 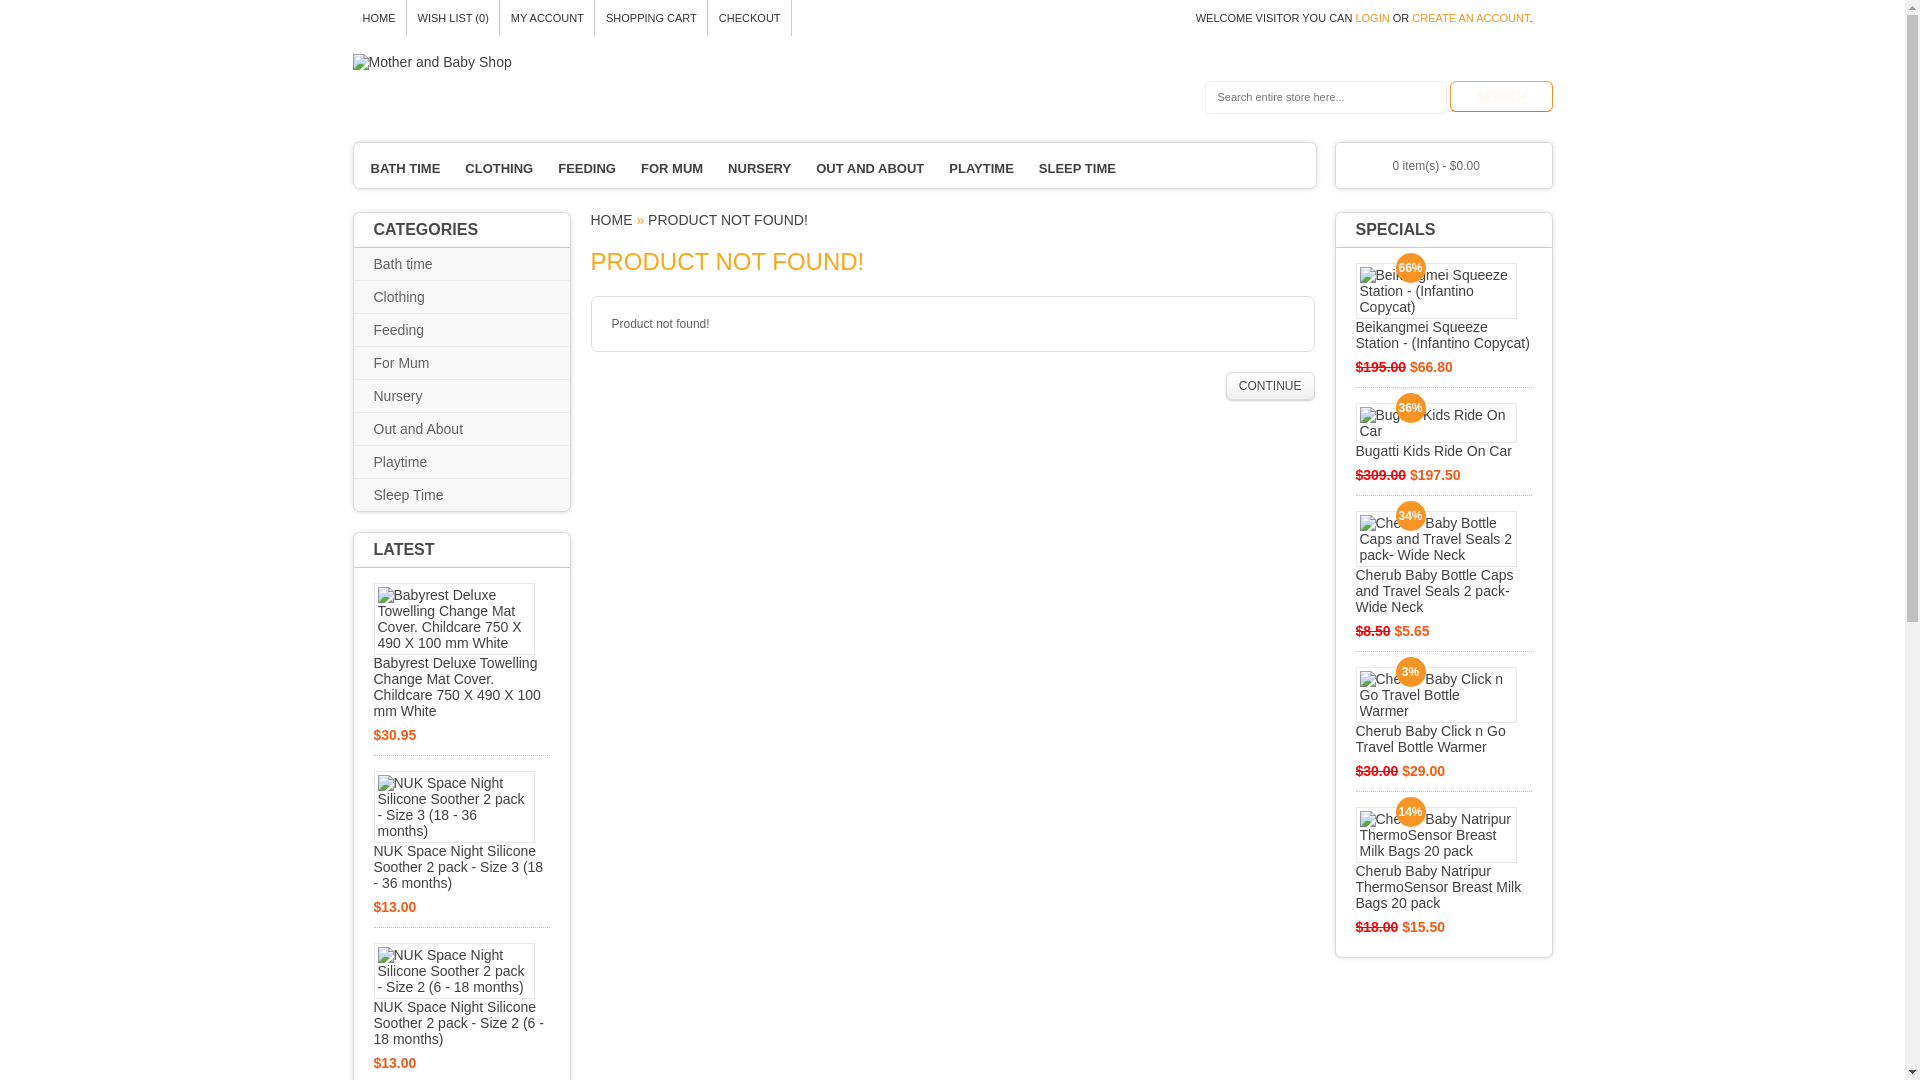 I want to click on 'Sleep Time', so click(x=422, y=494).